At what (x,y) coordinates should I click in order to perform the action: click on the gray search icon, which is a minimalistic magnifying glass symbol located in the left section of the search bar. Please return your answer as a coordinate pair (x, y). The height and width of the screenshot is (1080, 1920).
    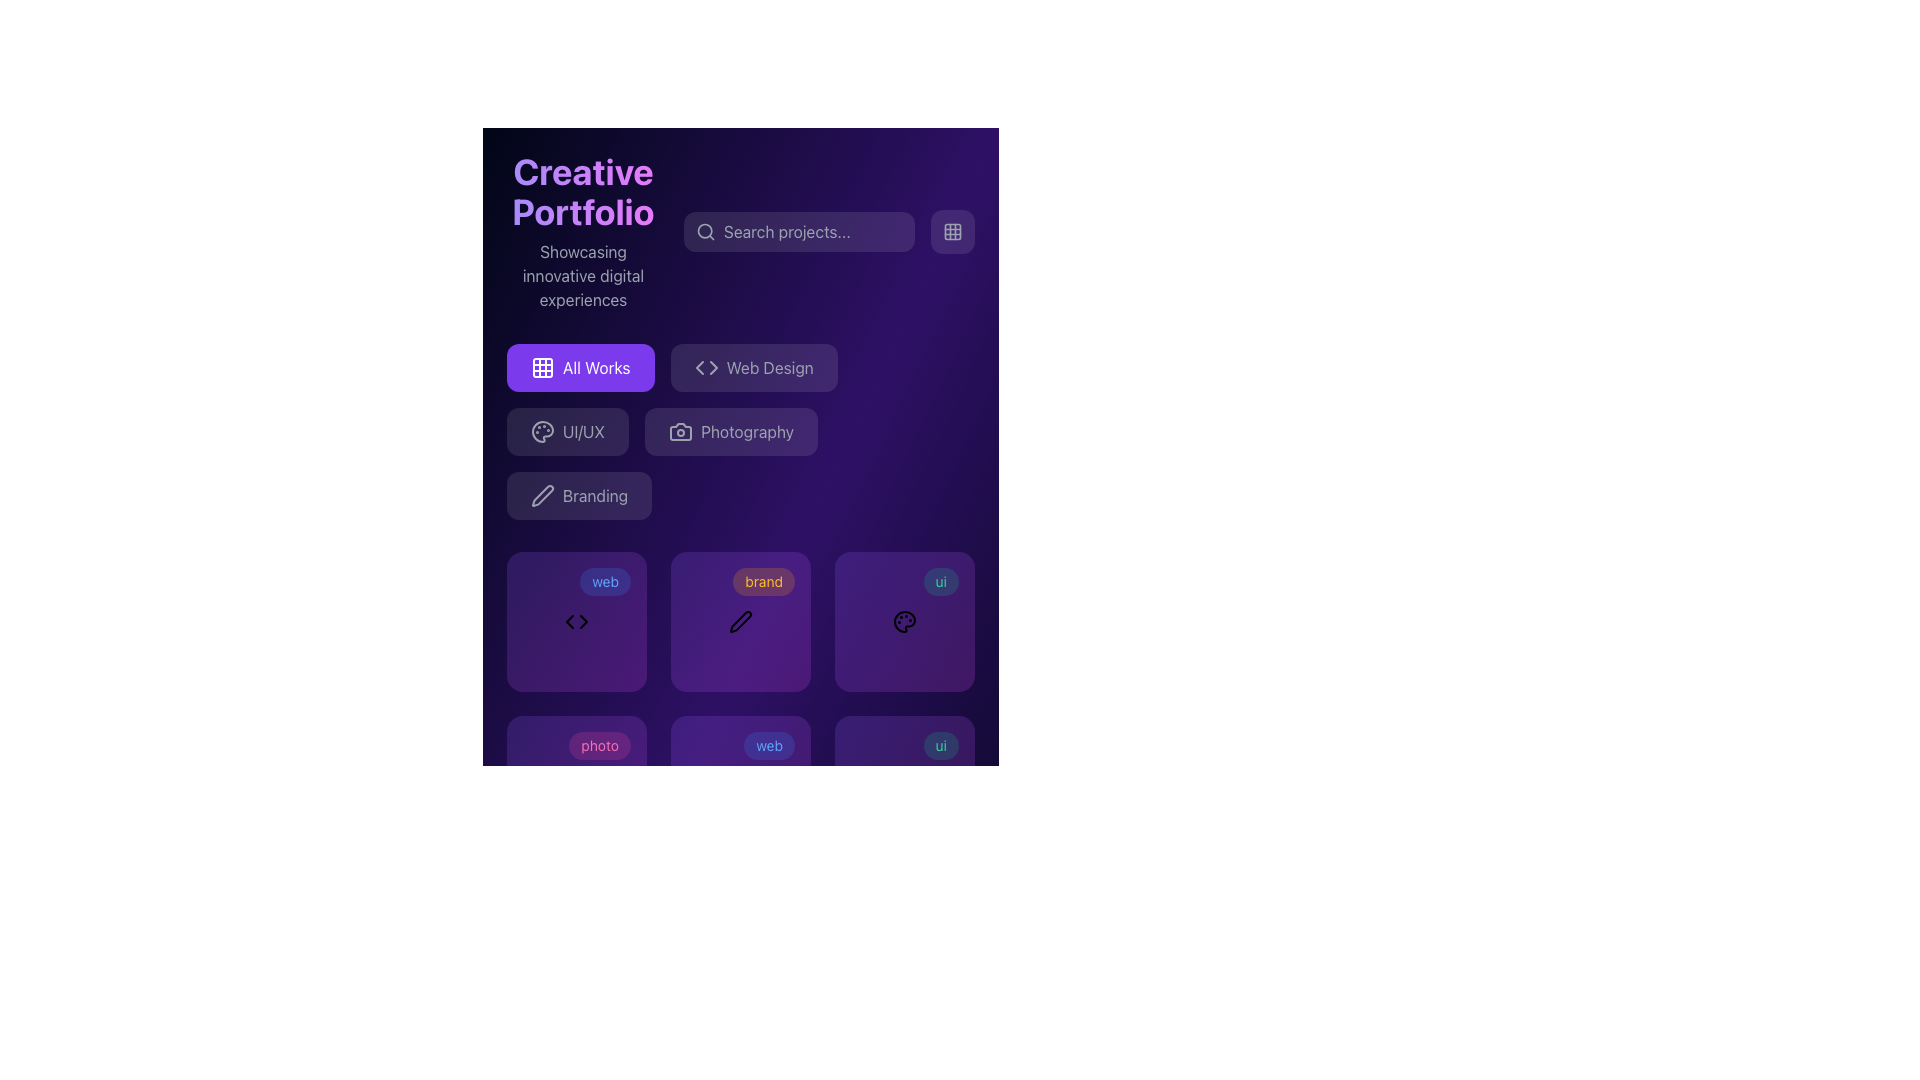
    Looking at the image, I should click on (705, 230).